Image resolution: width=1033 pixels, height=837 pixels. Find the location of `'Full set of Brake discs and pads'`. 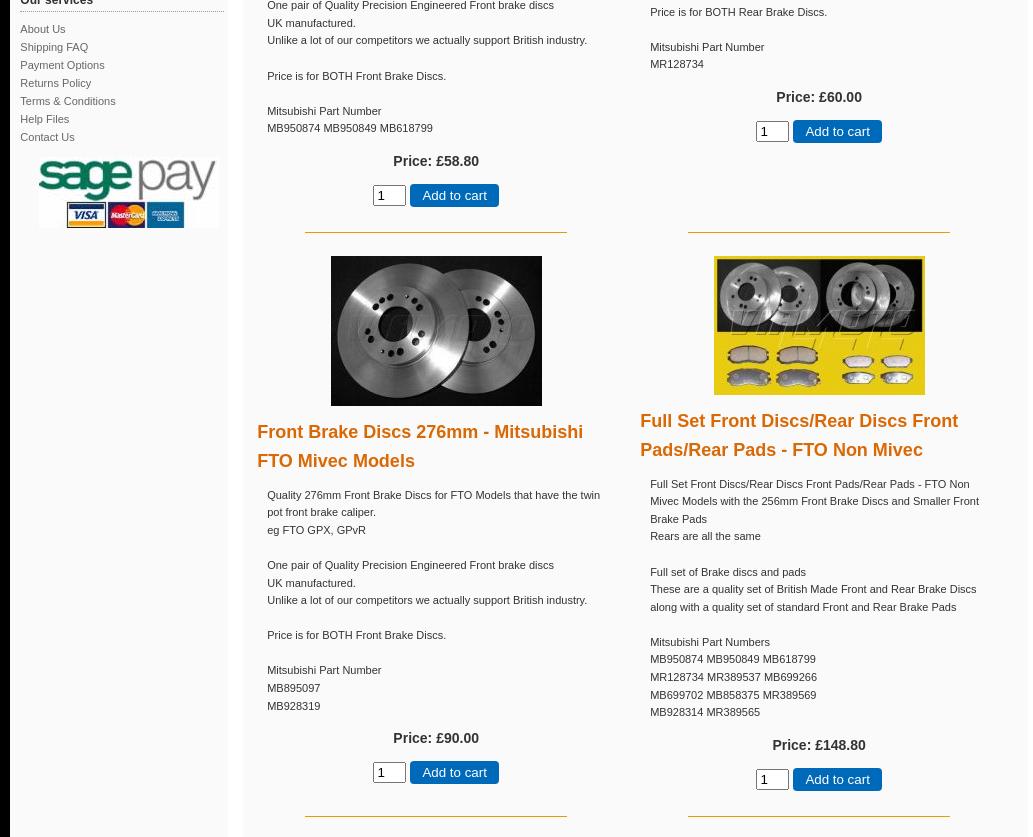

'Full set of Brake discs and pads' is located at coordinates (727, 571).